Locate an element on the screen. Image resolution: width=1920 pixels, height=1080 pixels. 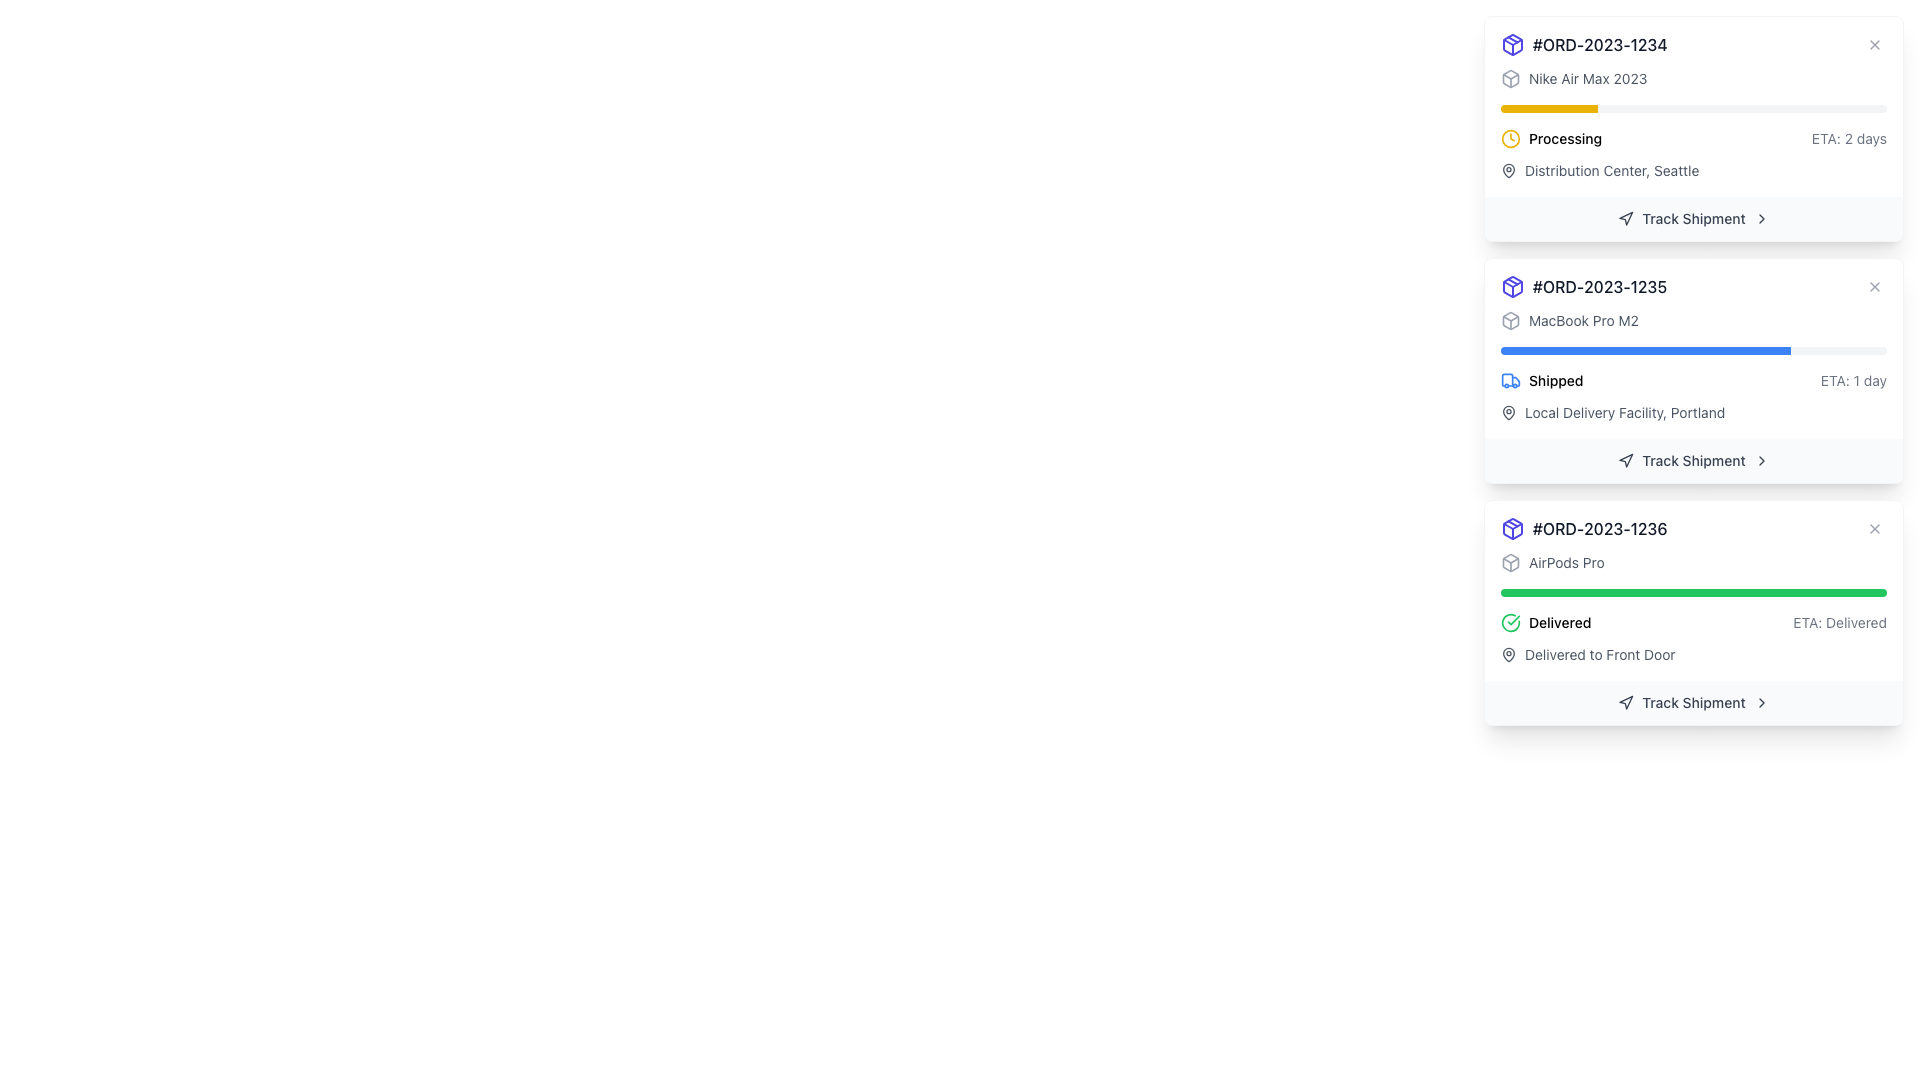
the box icon in the top-left corner of the order card for #ORD-2023-1234, which serves as a visual identifier for the order type or status is located at coordinates (1511, 77).